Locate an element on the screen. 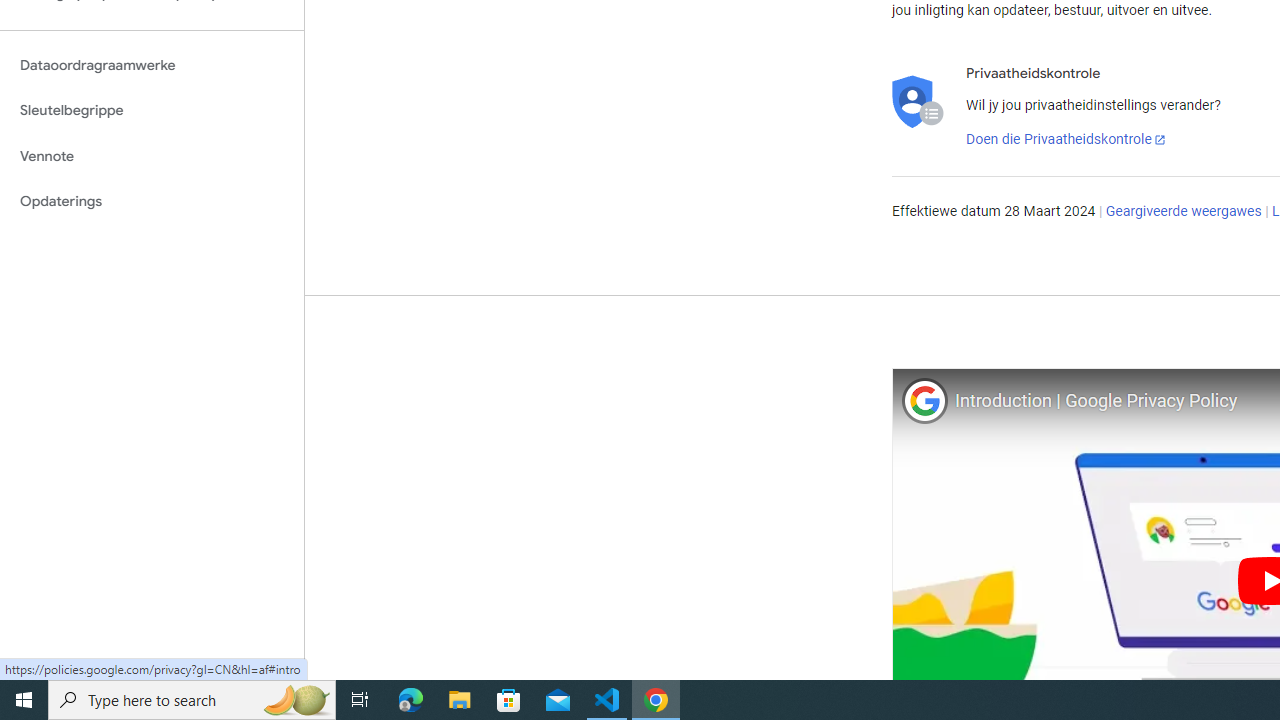 The image size is (1280, 720). 'Vennote' is located at coordinates (151, 155).